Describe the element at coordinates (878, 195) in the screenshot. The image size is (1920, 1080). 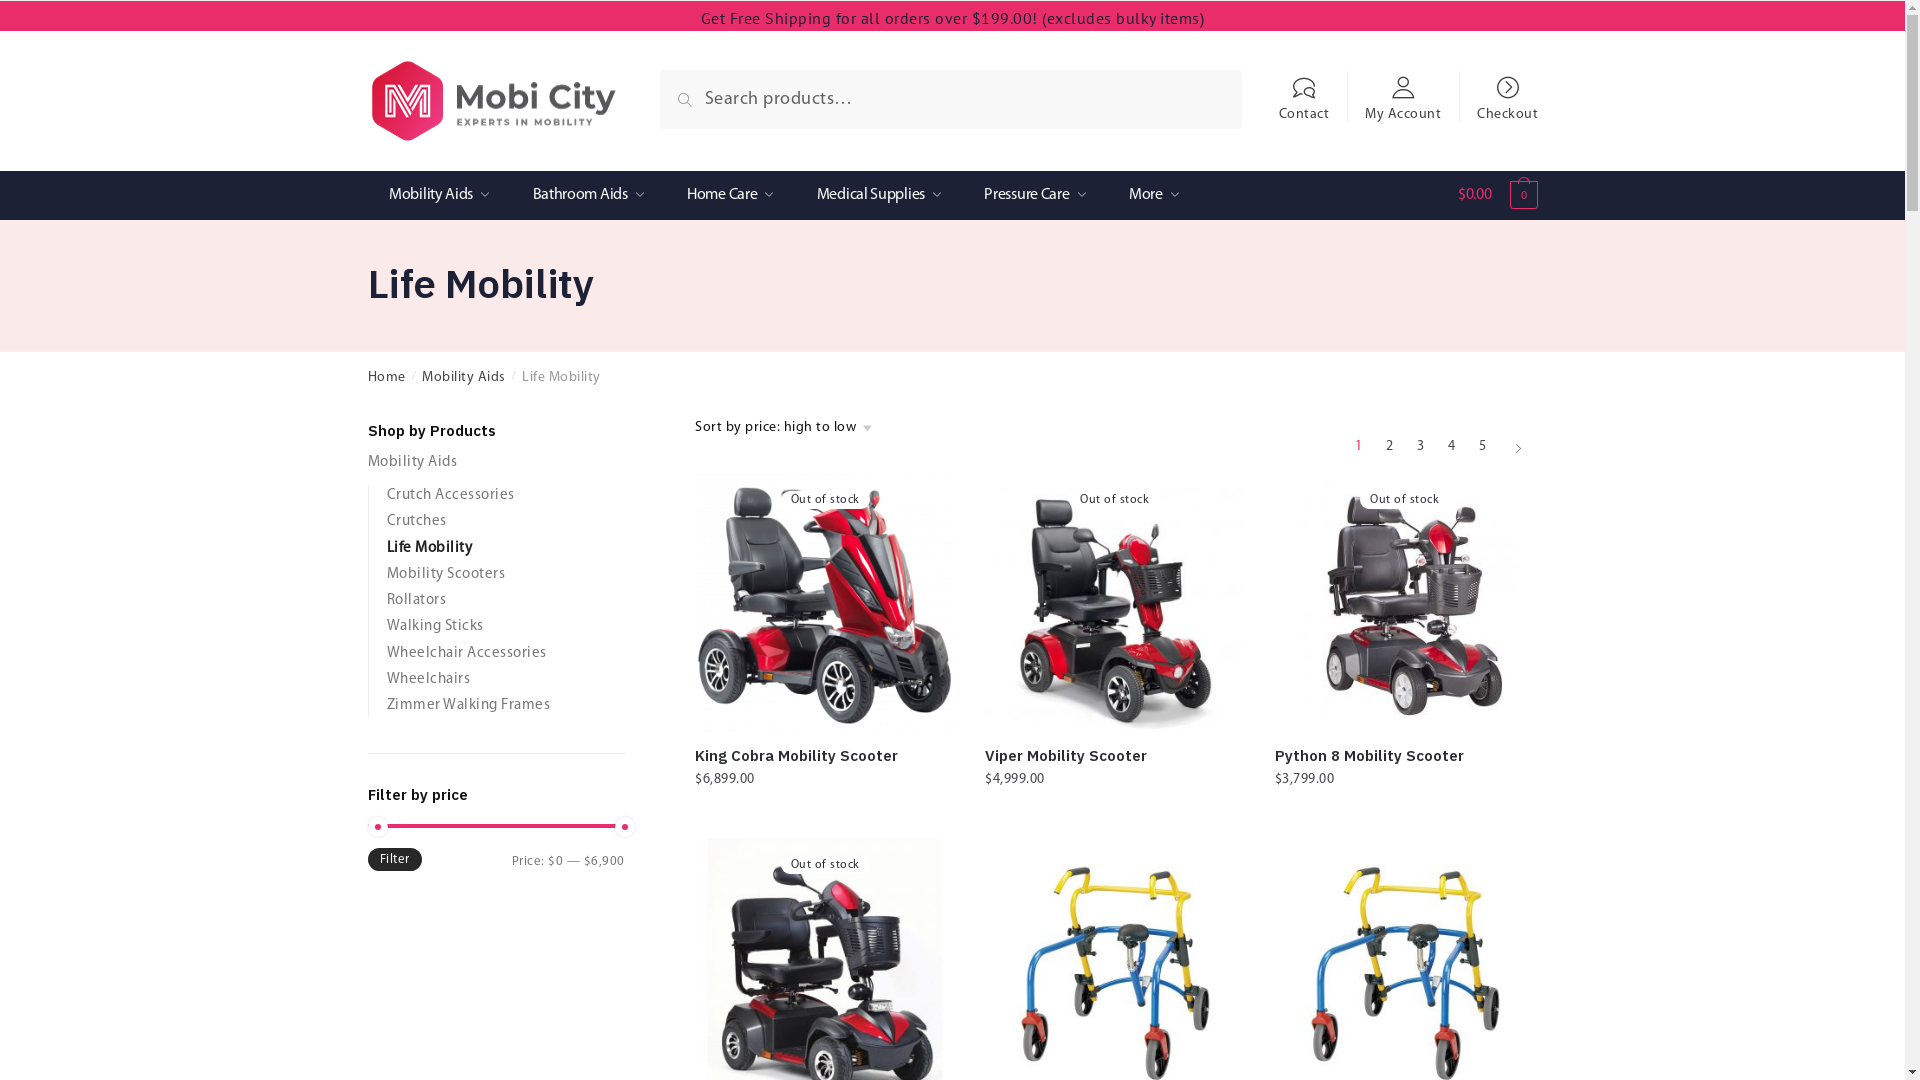
I see `'Medical Supplies'` at that location.